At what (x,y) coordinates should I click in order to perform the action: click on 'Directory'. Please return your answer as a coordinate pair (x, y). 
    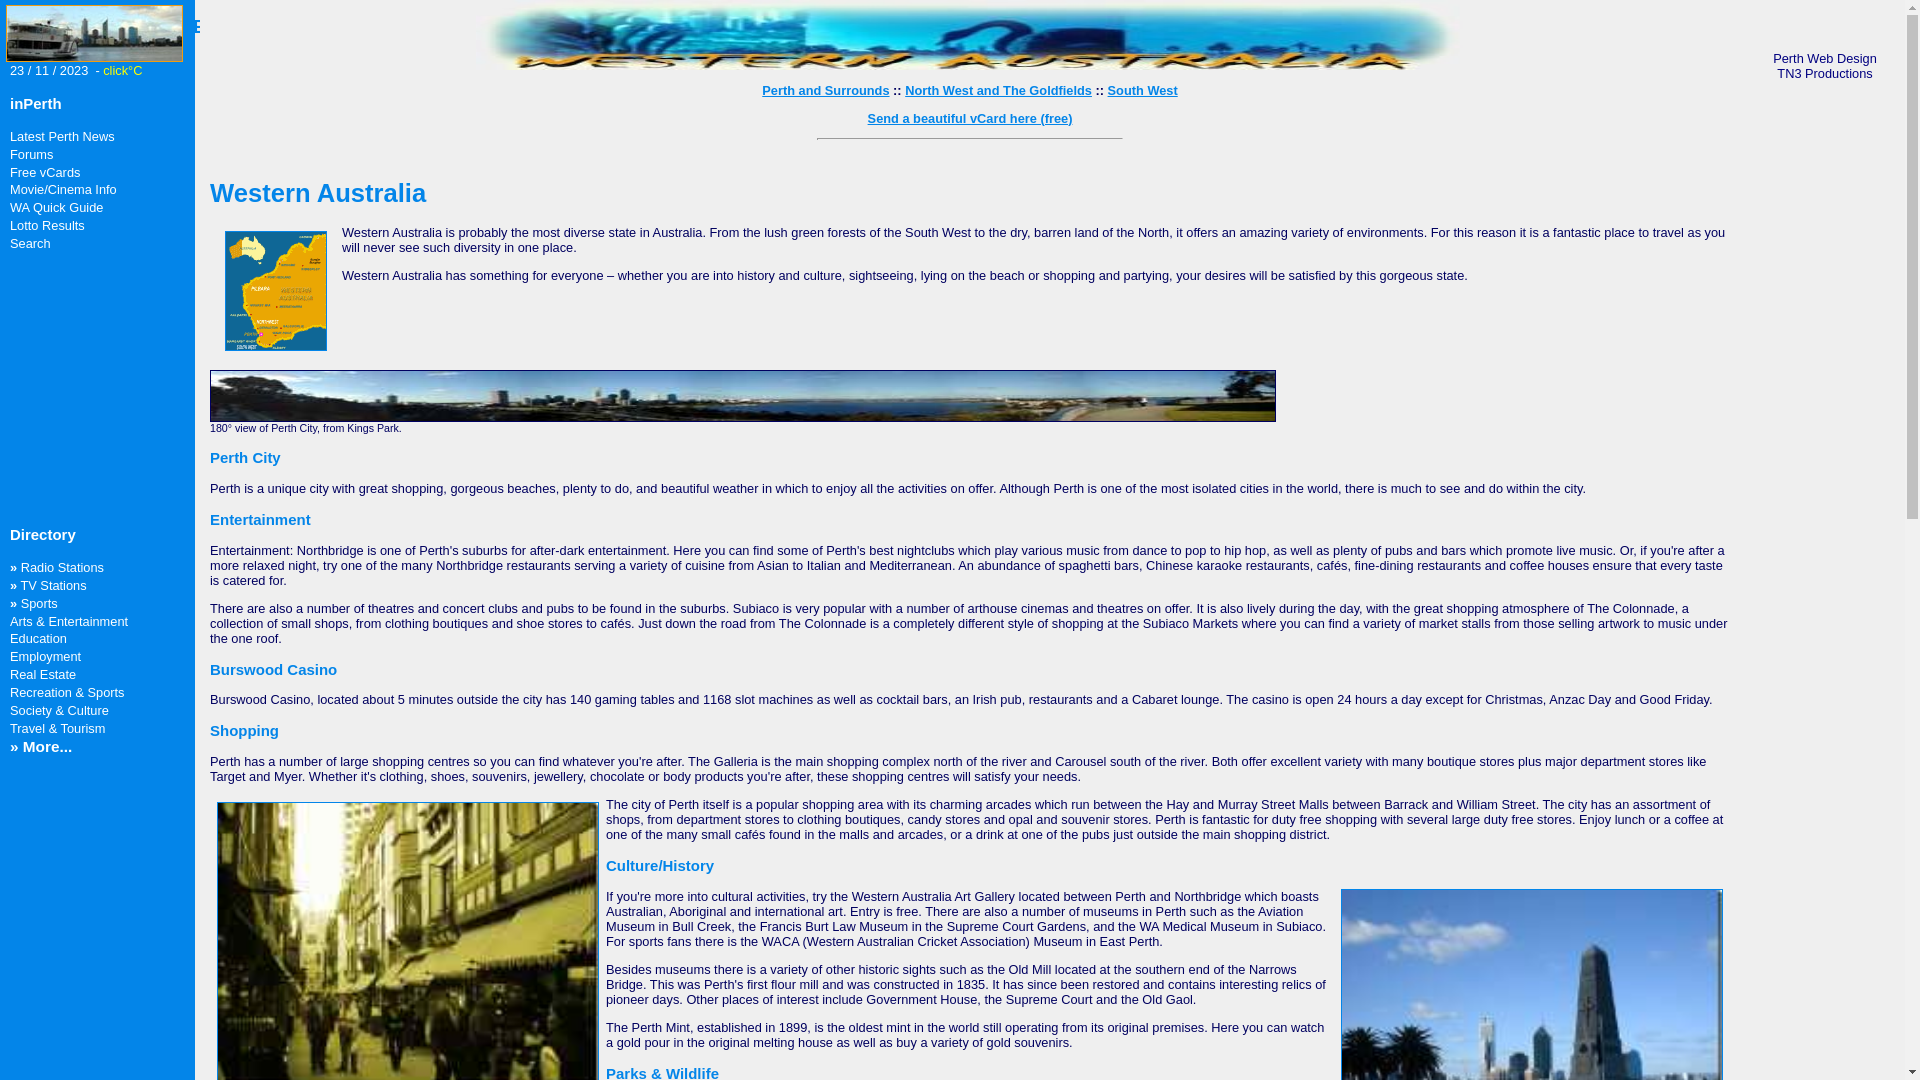
    Looking at the image, I should click on (43, 533).